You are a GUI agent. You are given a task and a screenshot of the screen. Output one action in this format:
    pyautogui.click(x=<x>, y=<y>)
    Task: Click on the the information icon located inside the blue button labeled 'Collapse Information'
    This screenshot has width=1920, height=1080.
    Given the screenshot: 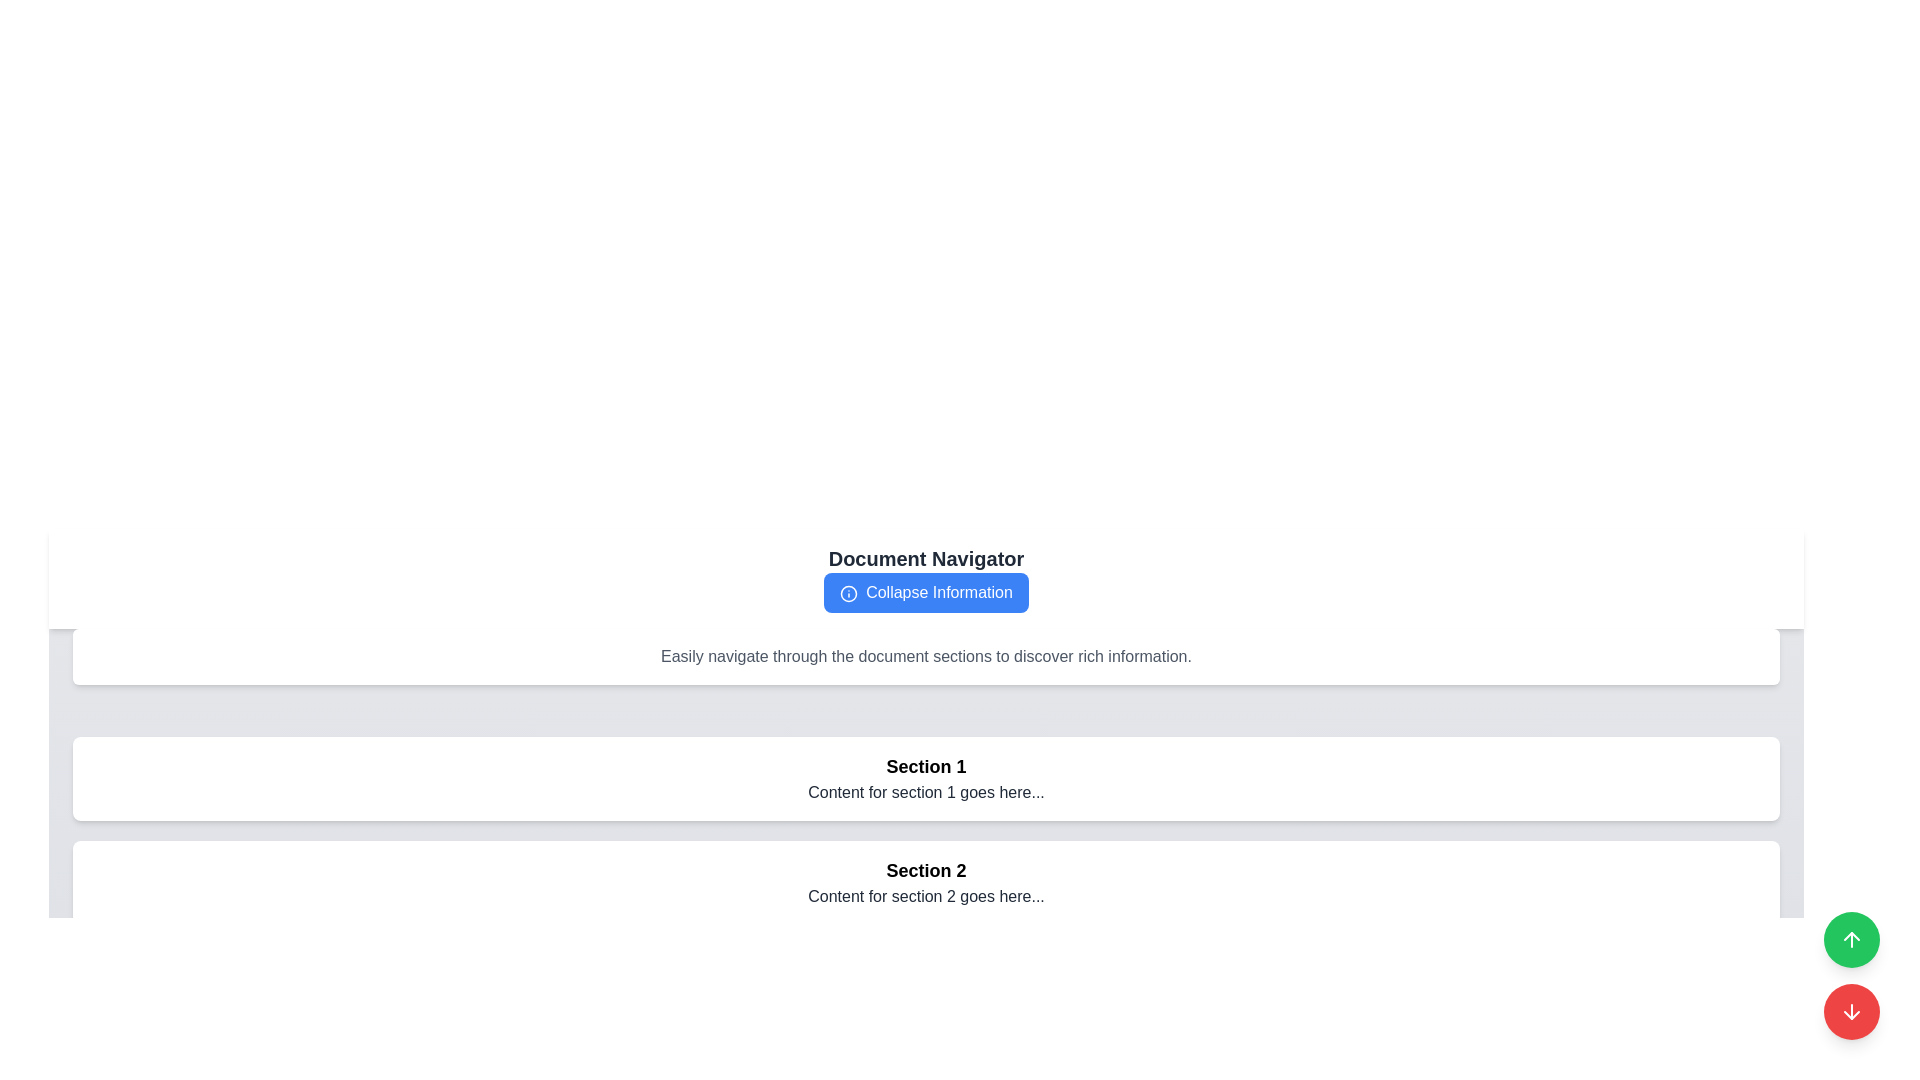 What is the action you would take?
    pyautogui.click(x=849, y=592)
    